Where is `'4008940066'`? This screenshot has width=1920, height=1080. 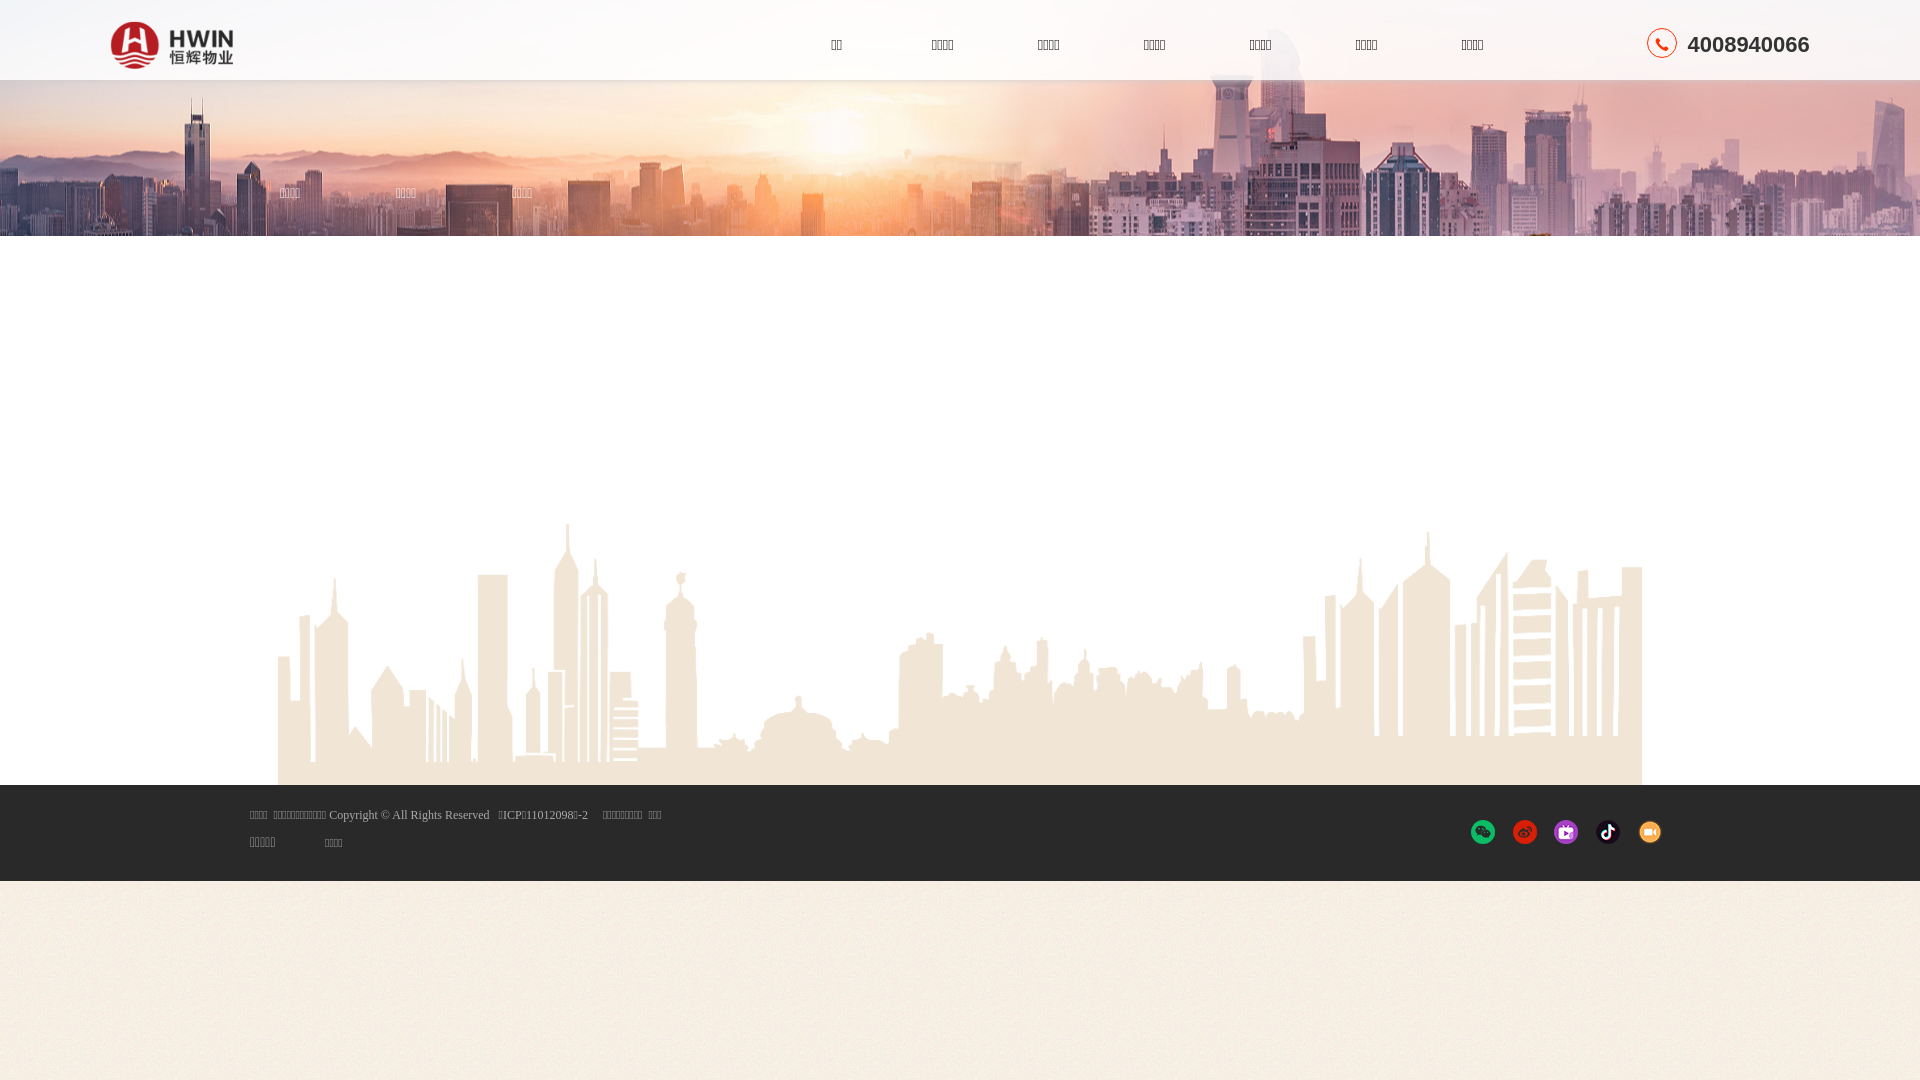 '4008940066' is located at coordinates (1646, 44).